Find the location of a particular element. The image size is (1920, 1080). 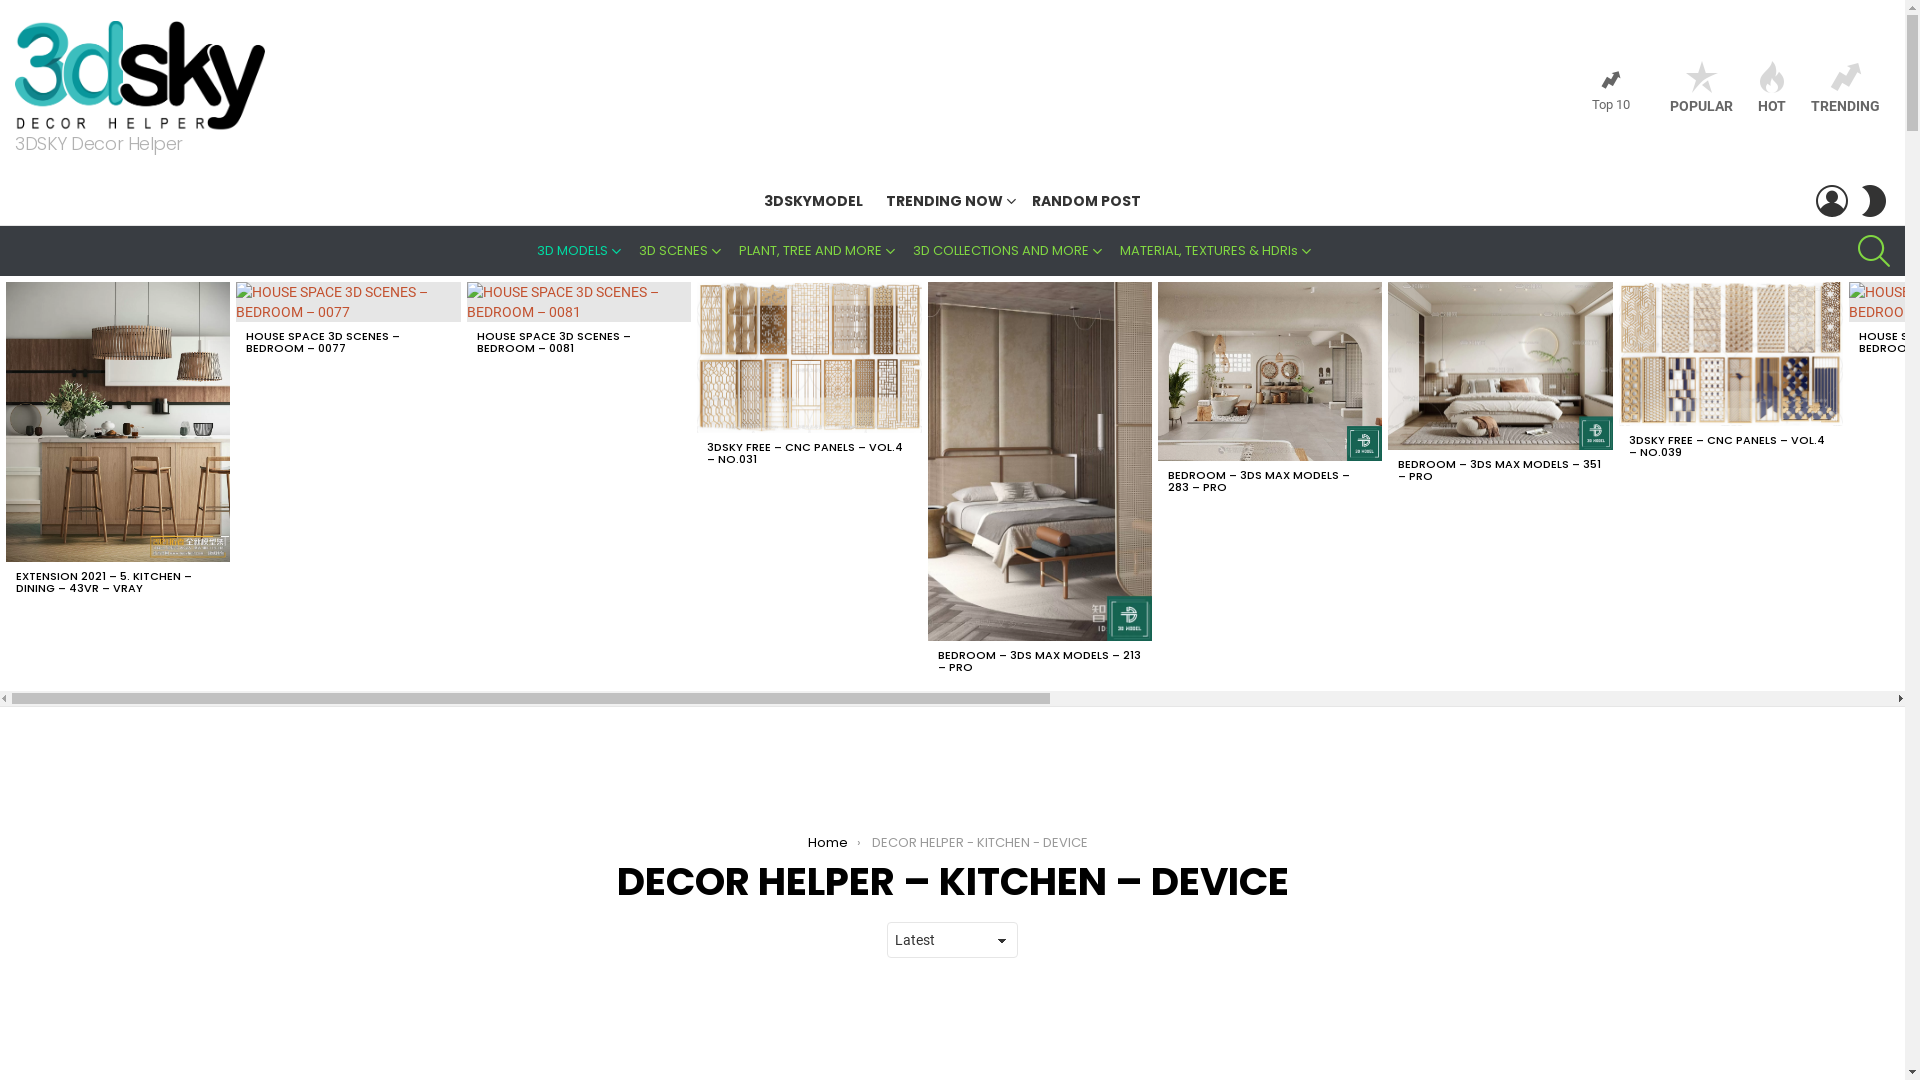

'TRENDING NOW' is located at coordinates (946, 200).